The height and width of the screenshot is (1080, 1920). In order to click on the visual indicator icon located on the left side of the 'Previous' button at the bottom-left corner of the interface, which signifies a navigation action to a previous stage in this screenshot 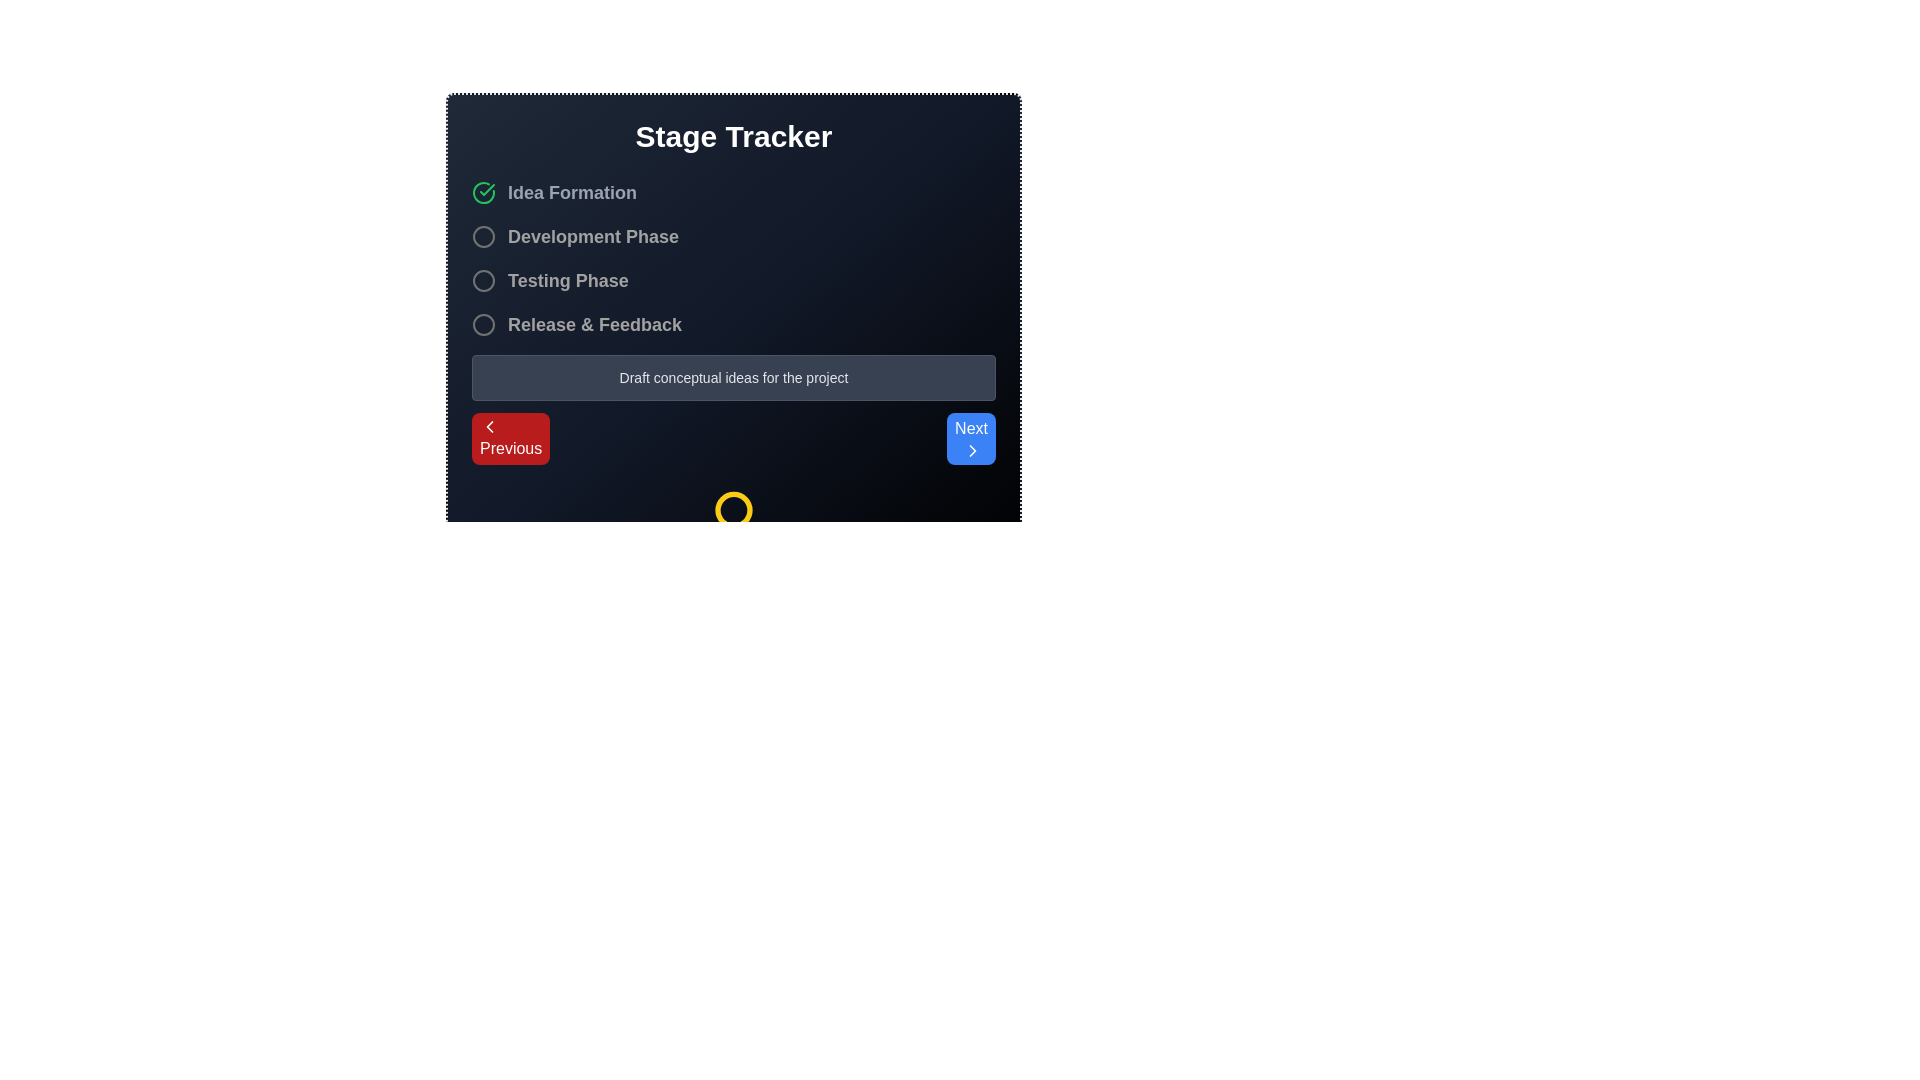, I will do `click(489, 426)`.